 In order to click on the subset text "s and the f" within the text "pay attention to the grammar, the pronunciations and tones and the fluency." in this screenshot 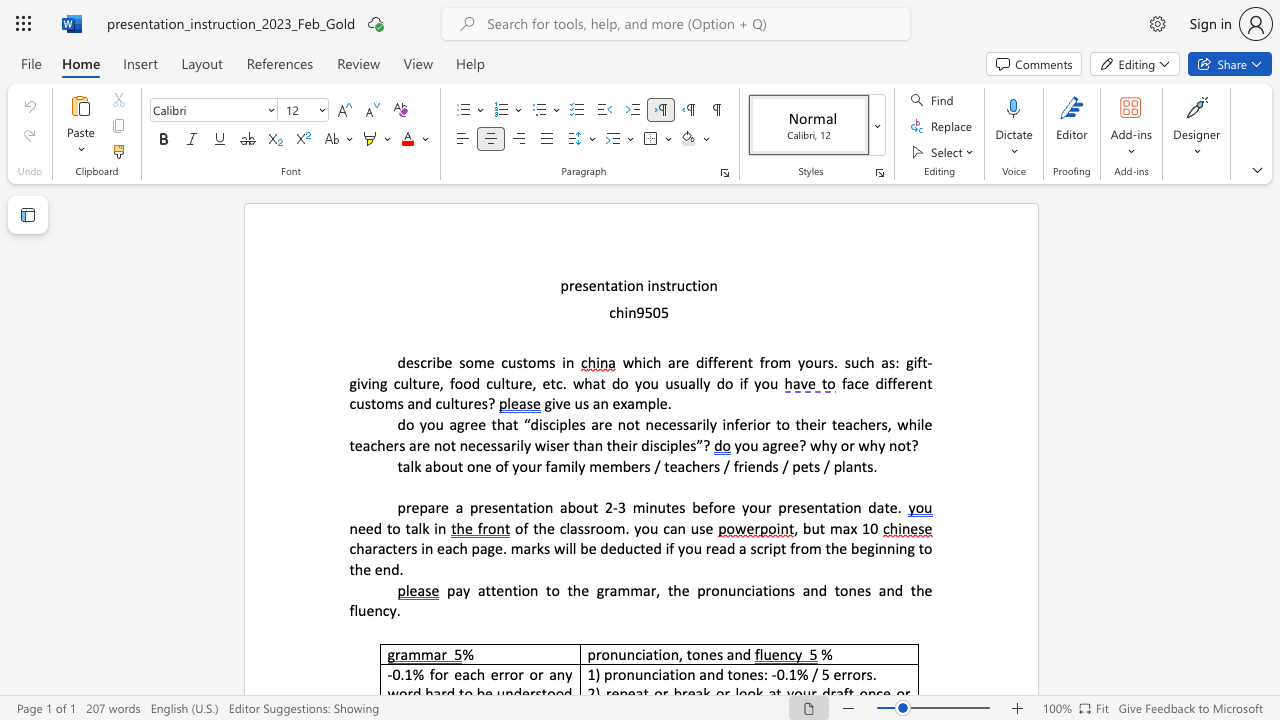, I will do `click(864, 589)`.